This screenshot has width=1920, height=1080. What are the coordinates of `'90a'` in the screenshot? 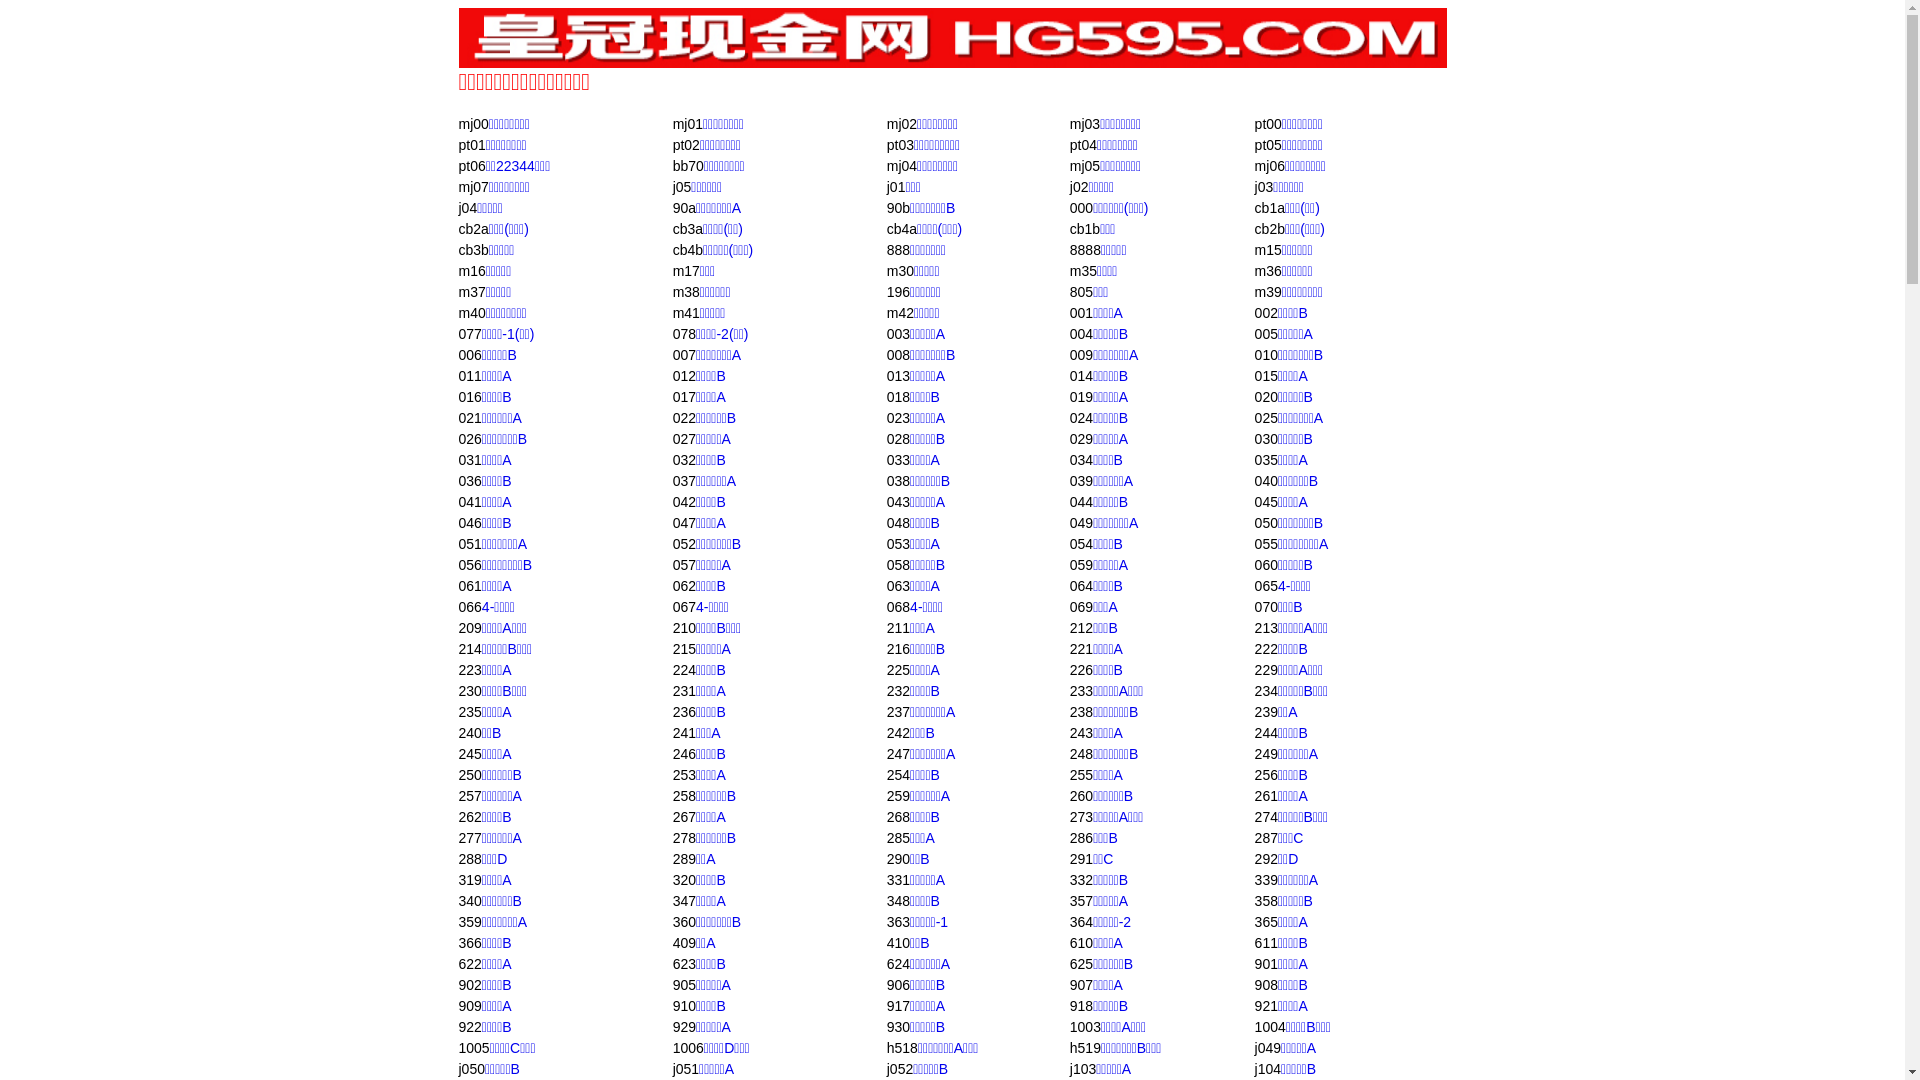 It's located at (684, 208).